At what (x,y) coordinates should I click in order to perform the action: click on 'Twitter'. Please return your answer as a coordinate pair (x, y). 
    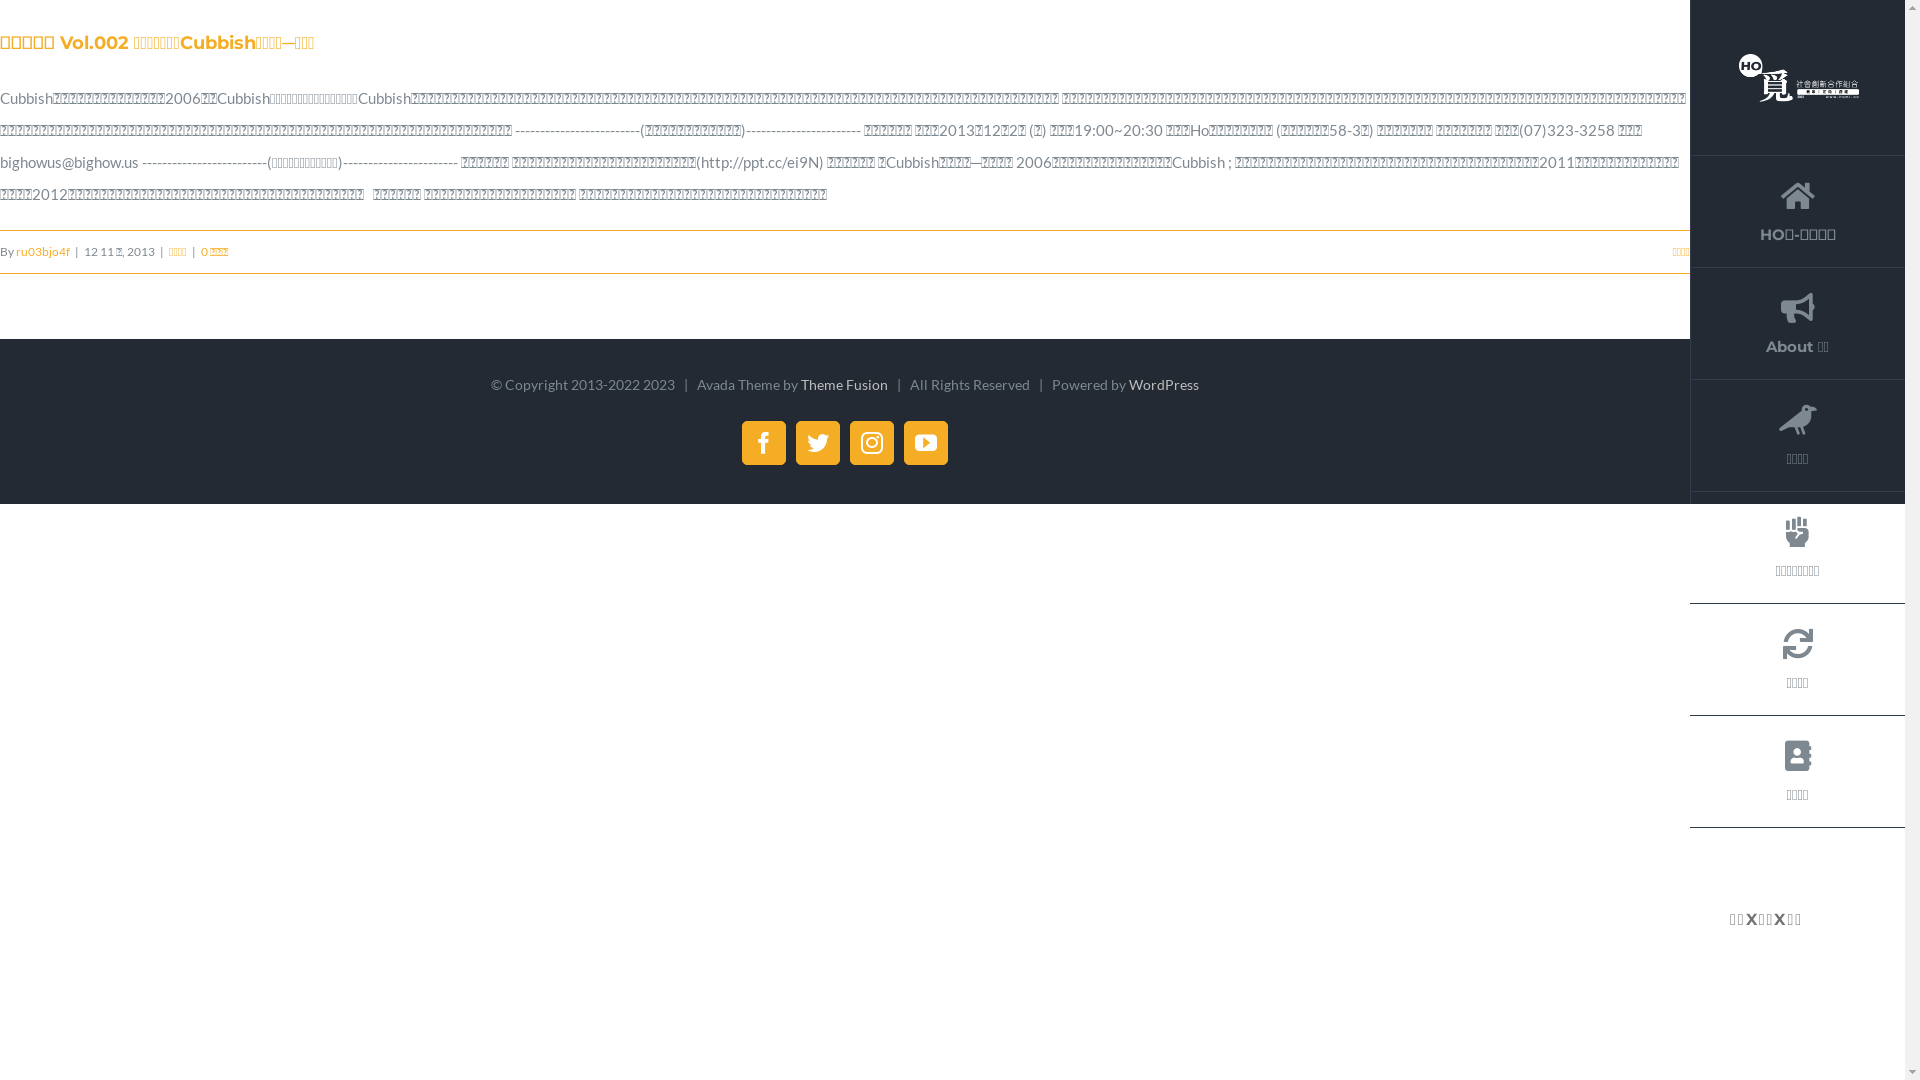
    Looking at the image, I should click on (817, 442).